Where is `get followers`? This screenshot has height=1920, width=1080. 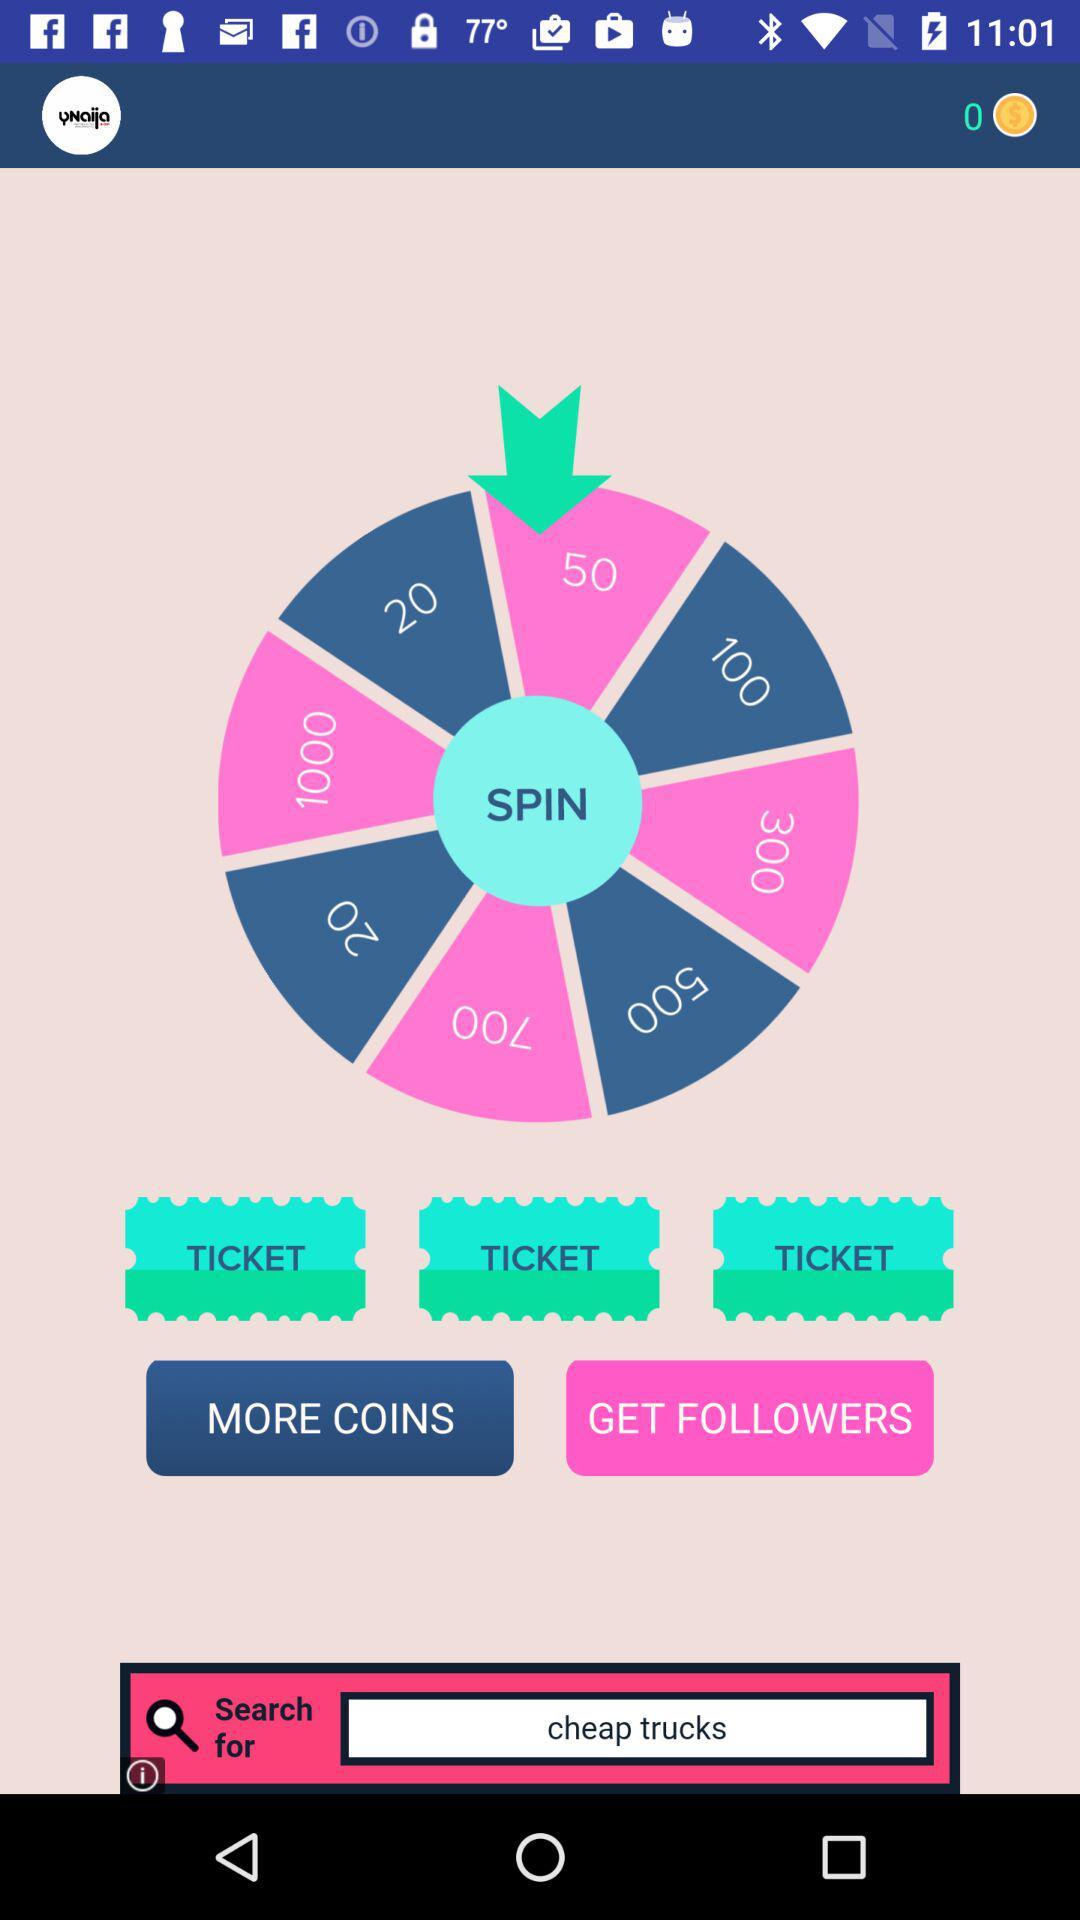 get followers is located at coordinates (749, 1417).